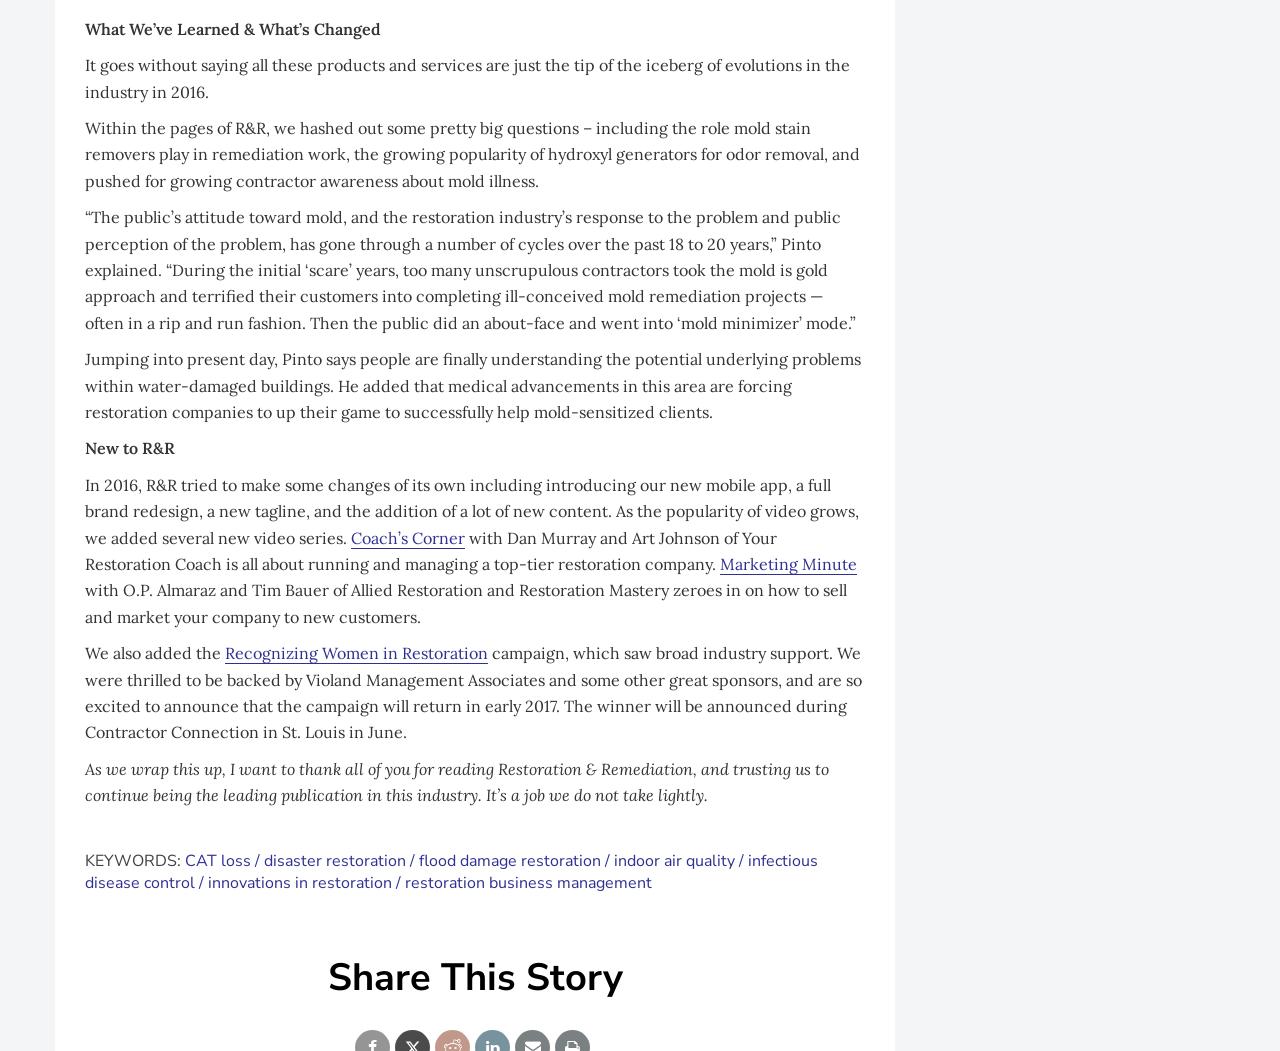 This screenshot has width=1280, height=1051. I want to click on 'innovations in restoration', so click(299, 882).